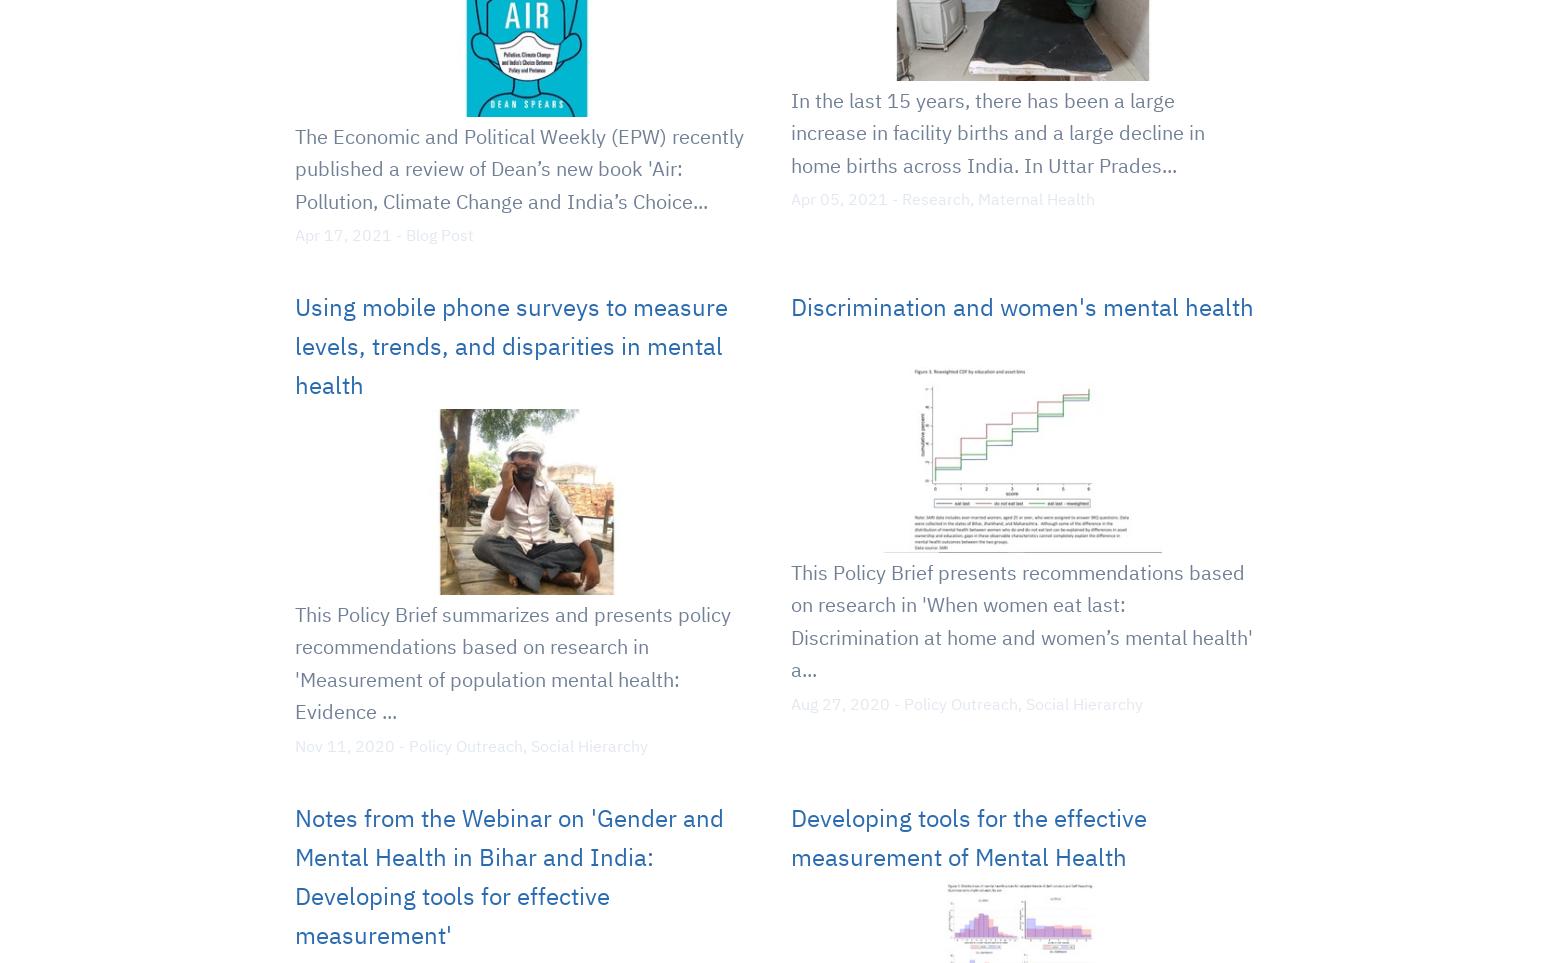  I want to click on 'Apr 17, 2021', so click(342, 234).